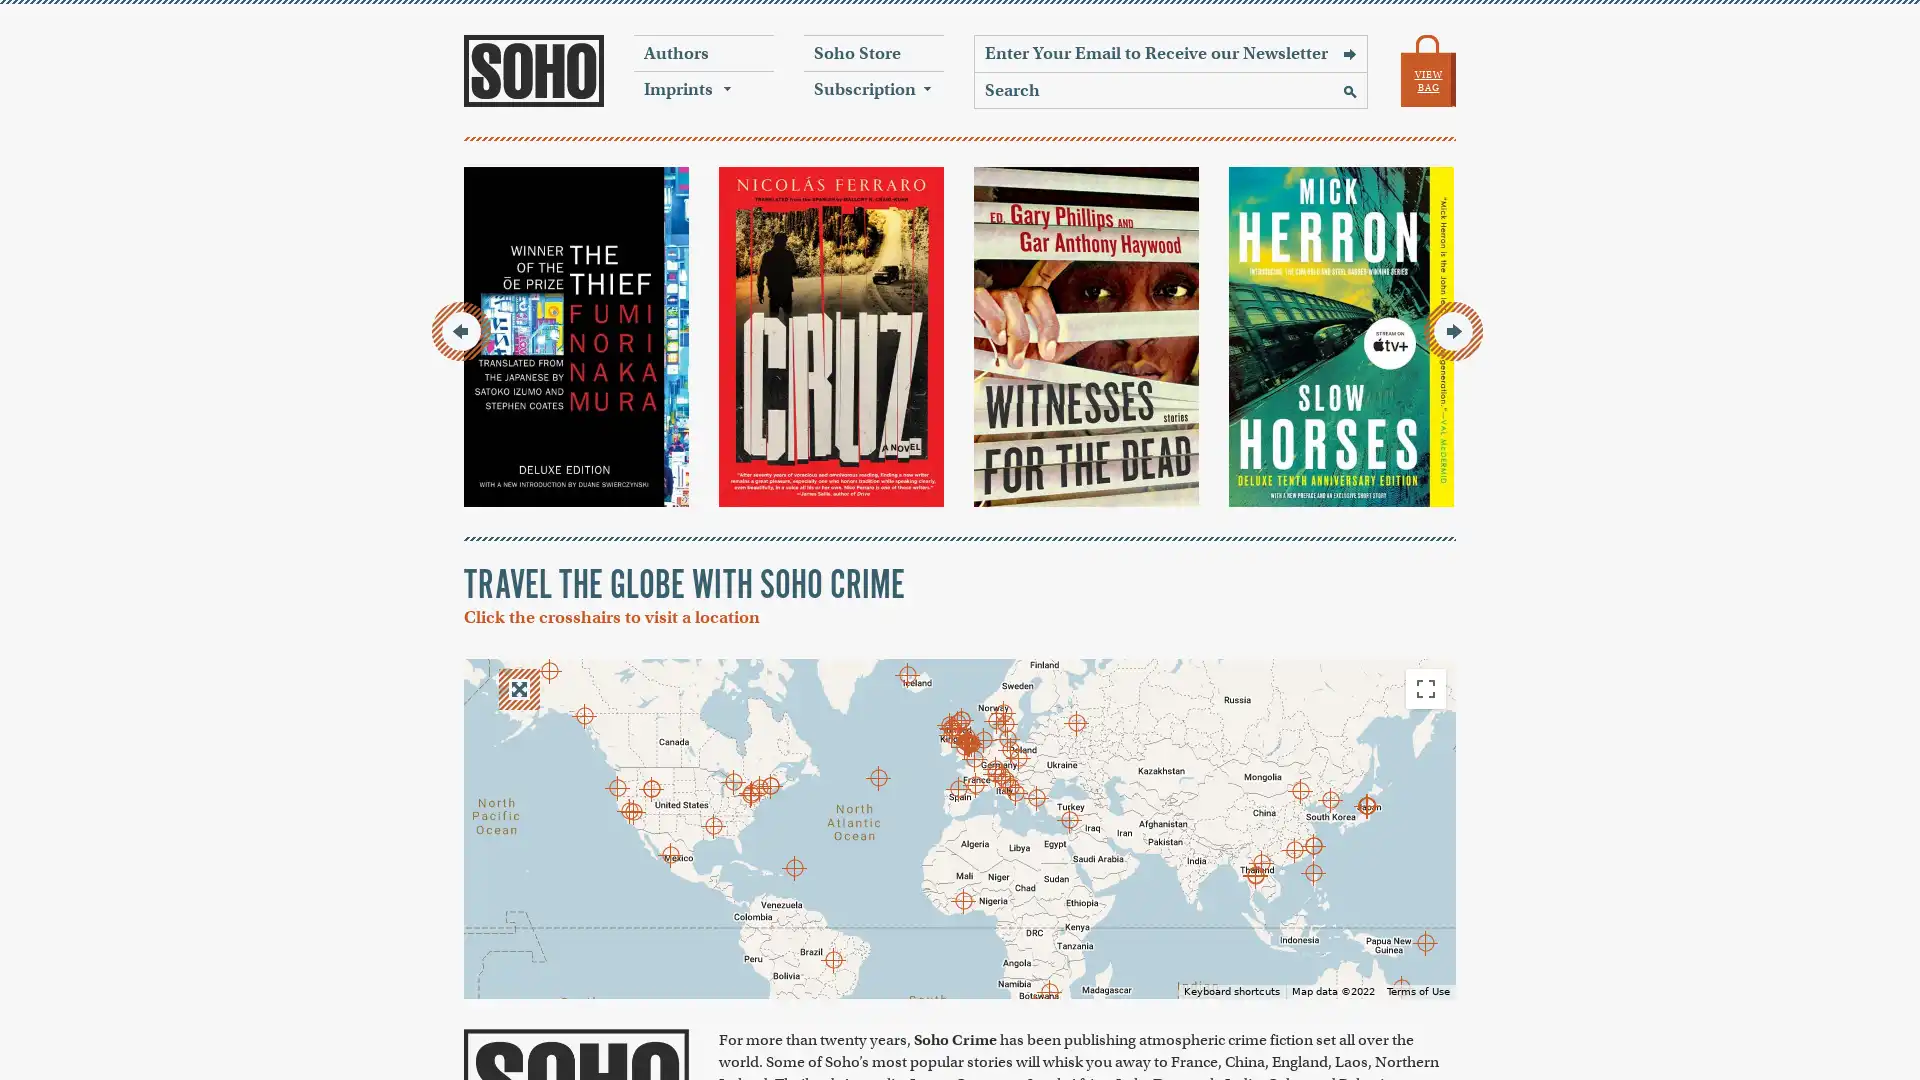 This screenshot has width=1920, height=1080. What do you see at coordinates (1349, 88) in the screenshot?
I see `Search` at bounding box center [1349, 88].